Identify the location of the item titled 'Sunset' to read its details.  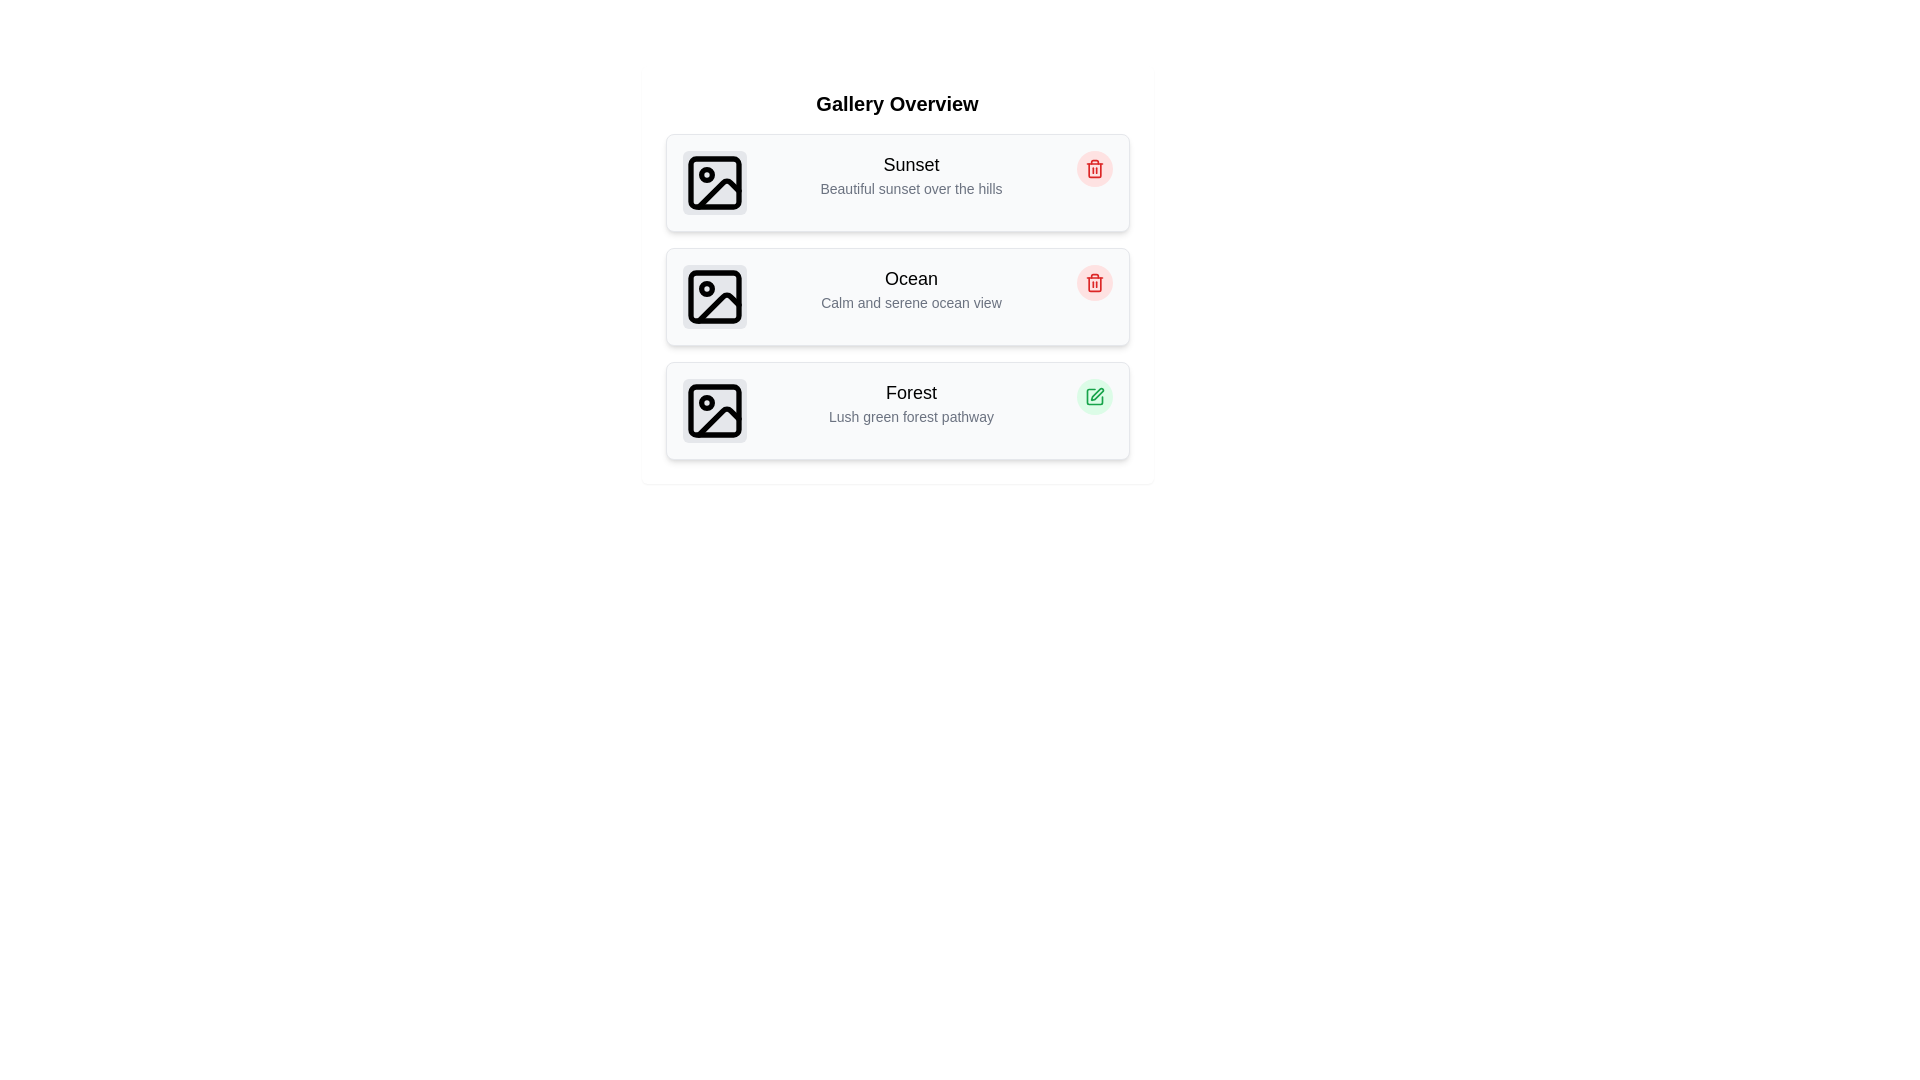
(896, 182).